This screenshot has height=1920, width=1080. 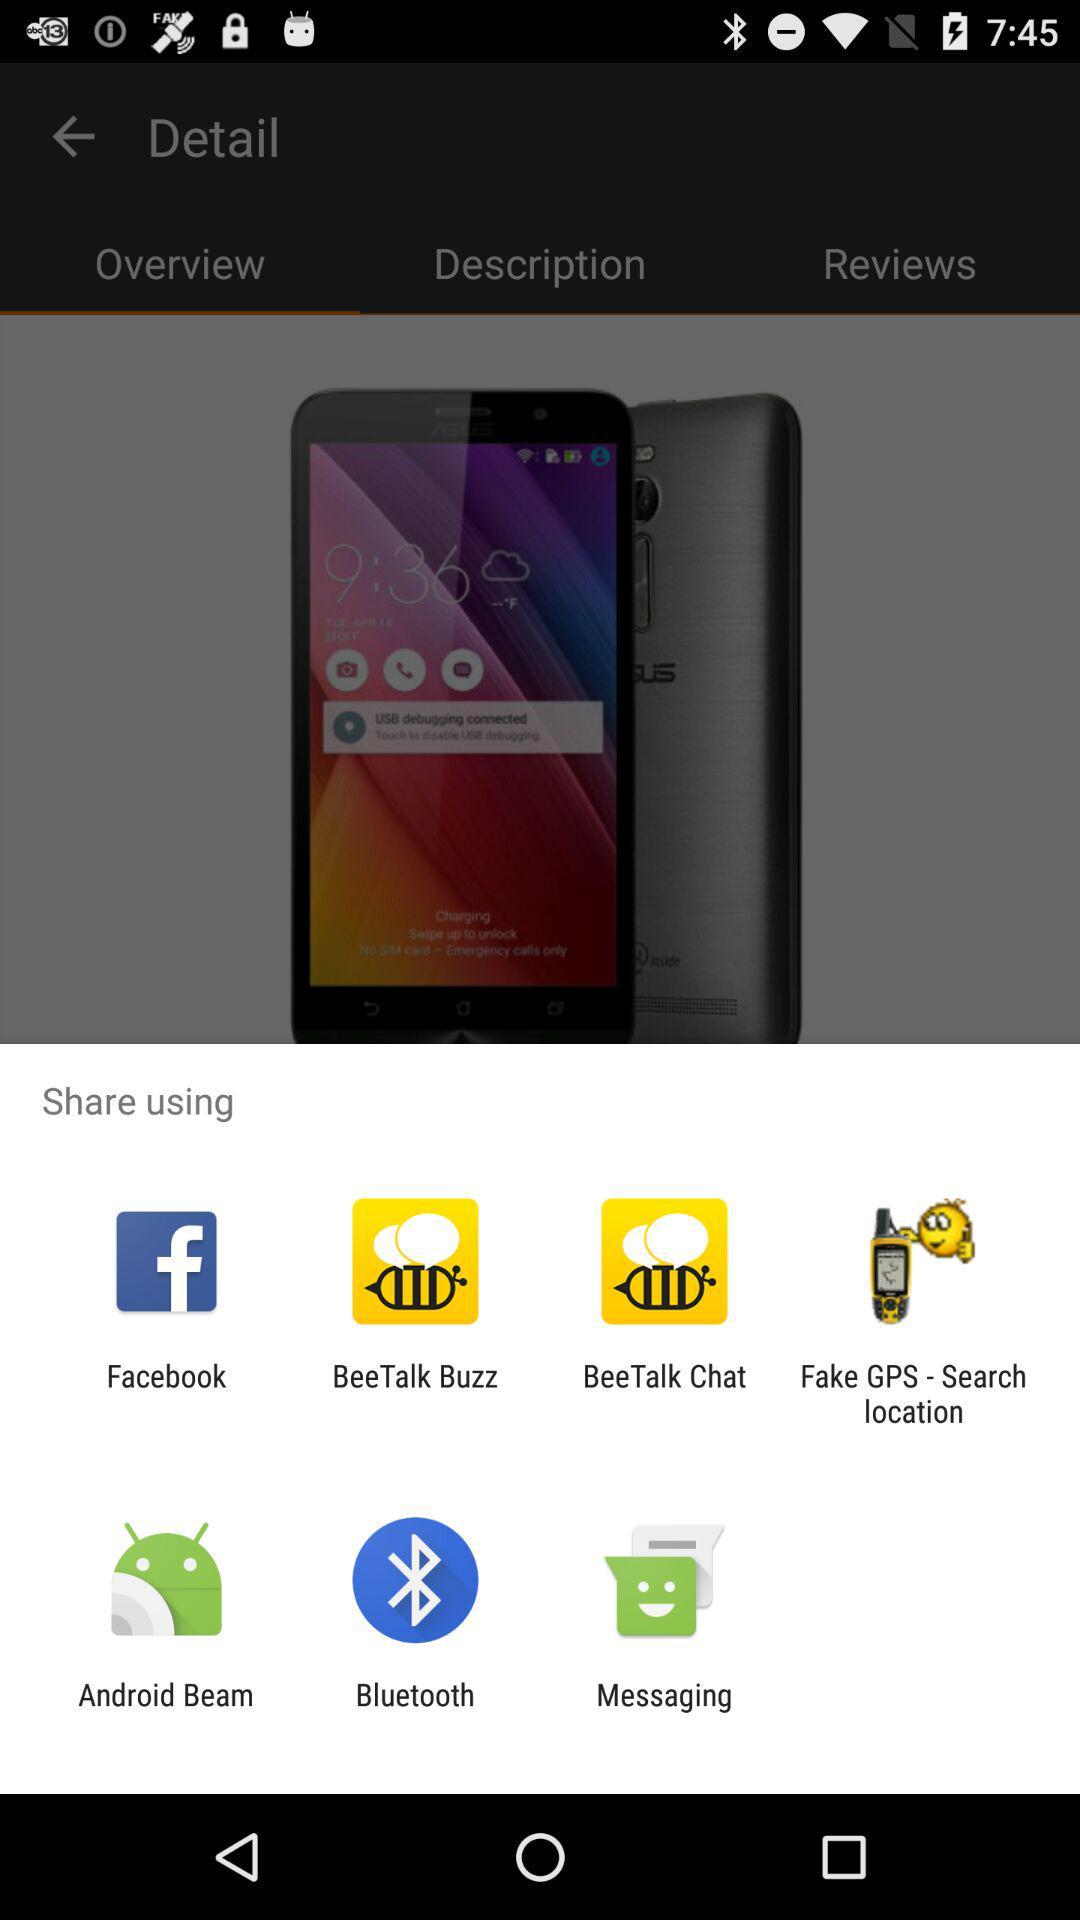 I want to click on beetalk buzz item, so click(x=414, y=1392).